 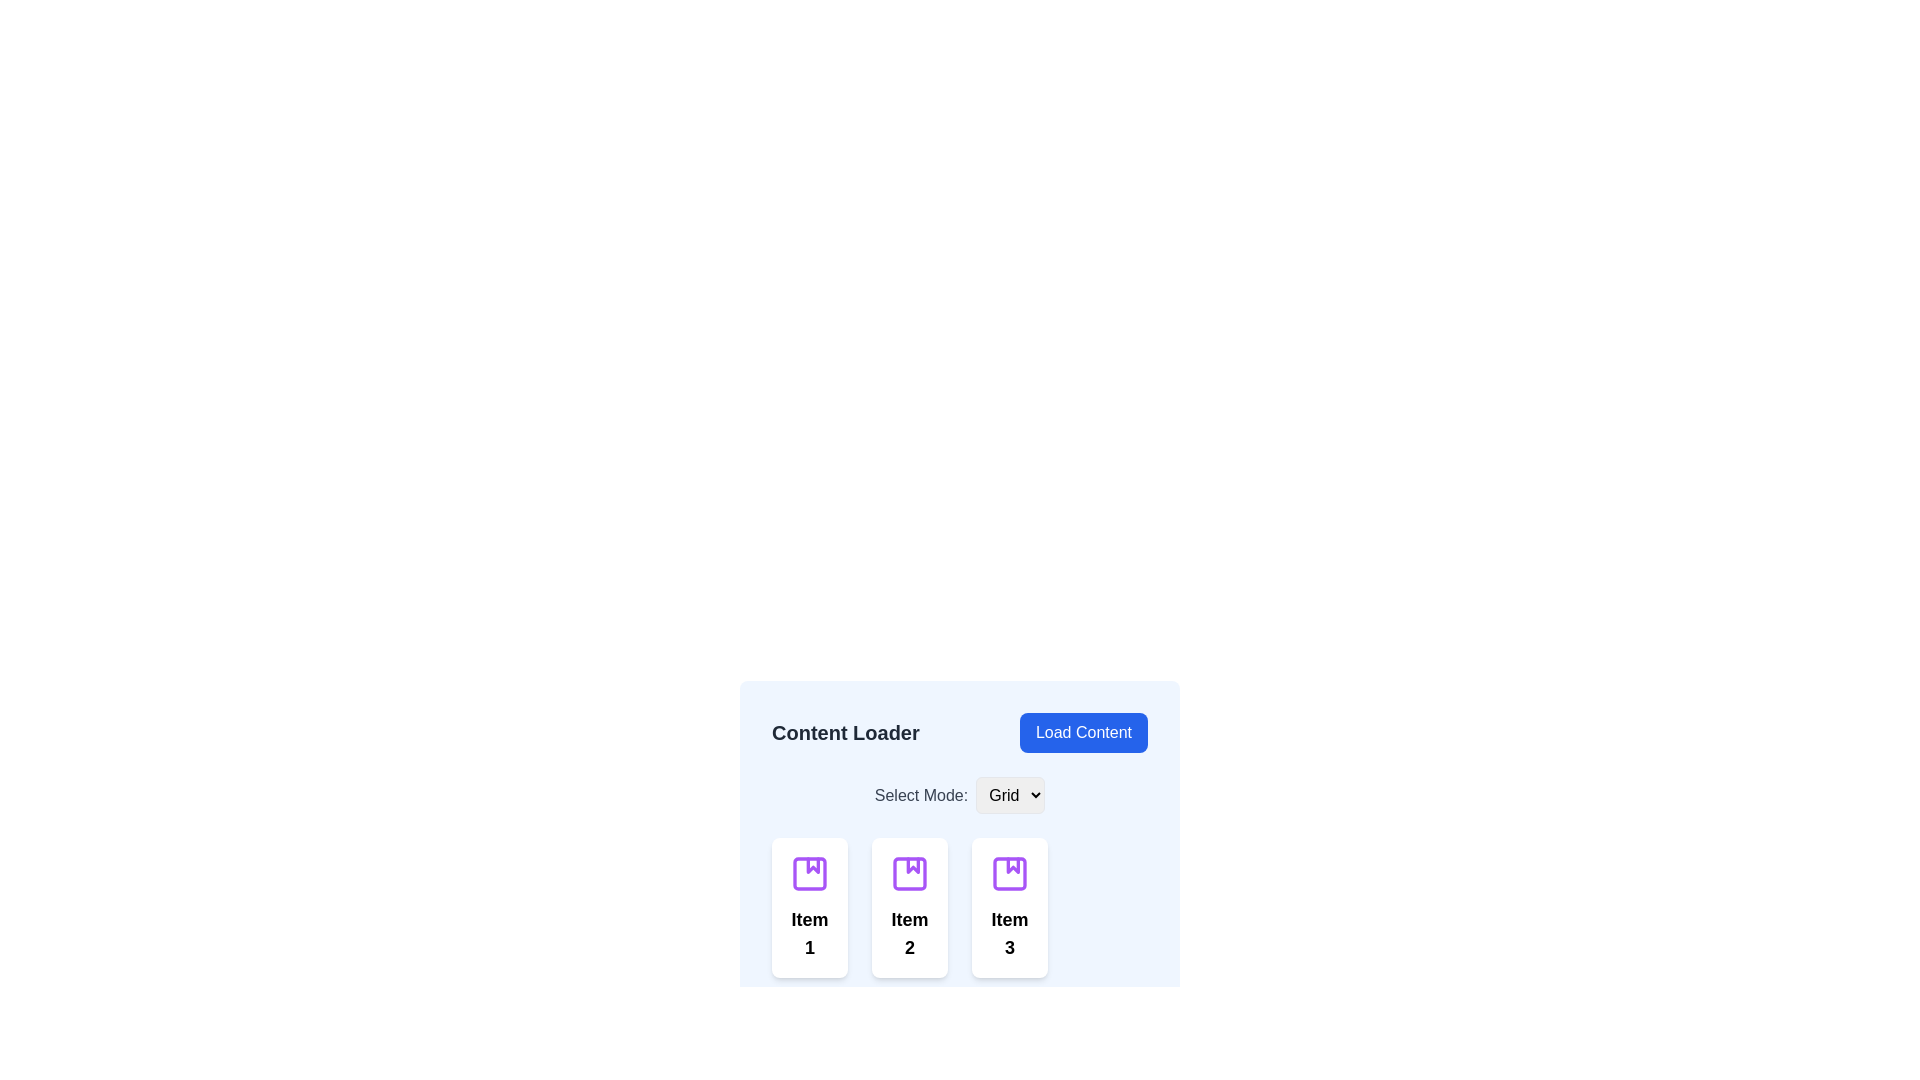 I want to click on the icon representing the third item in the grid, which is positioned above the caption 'Item 3' in a card-like structure, so click(x=1009, y=873).